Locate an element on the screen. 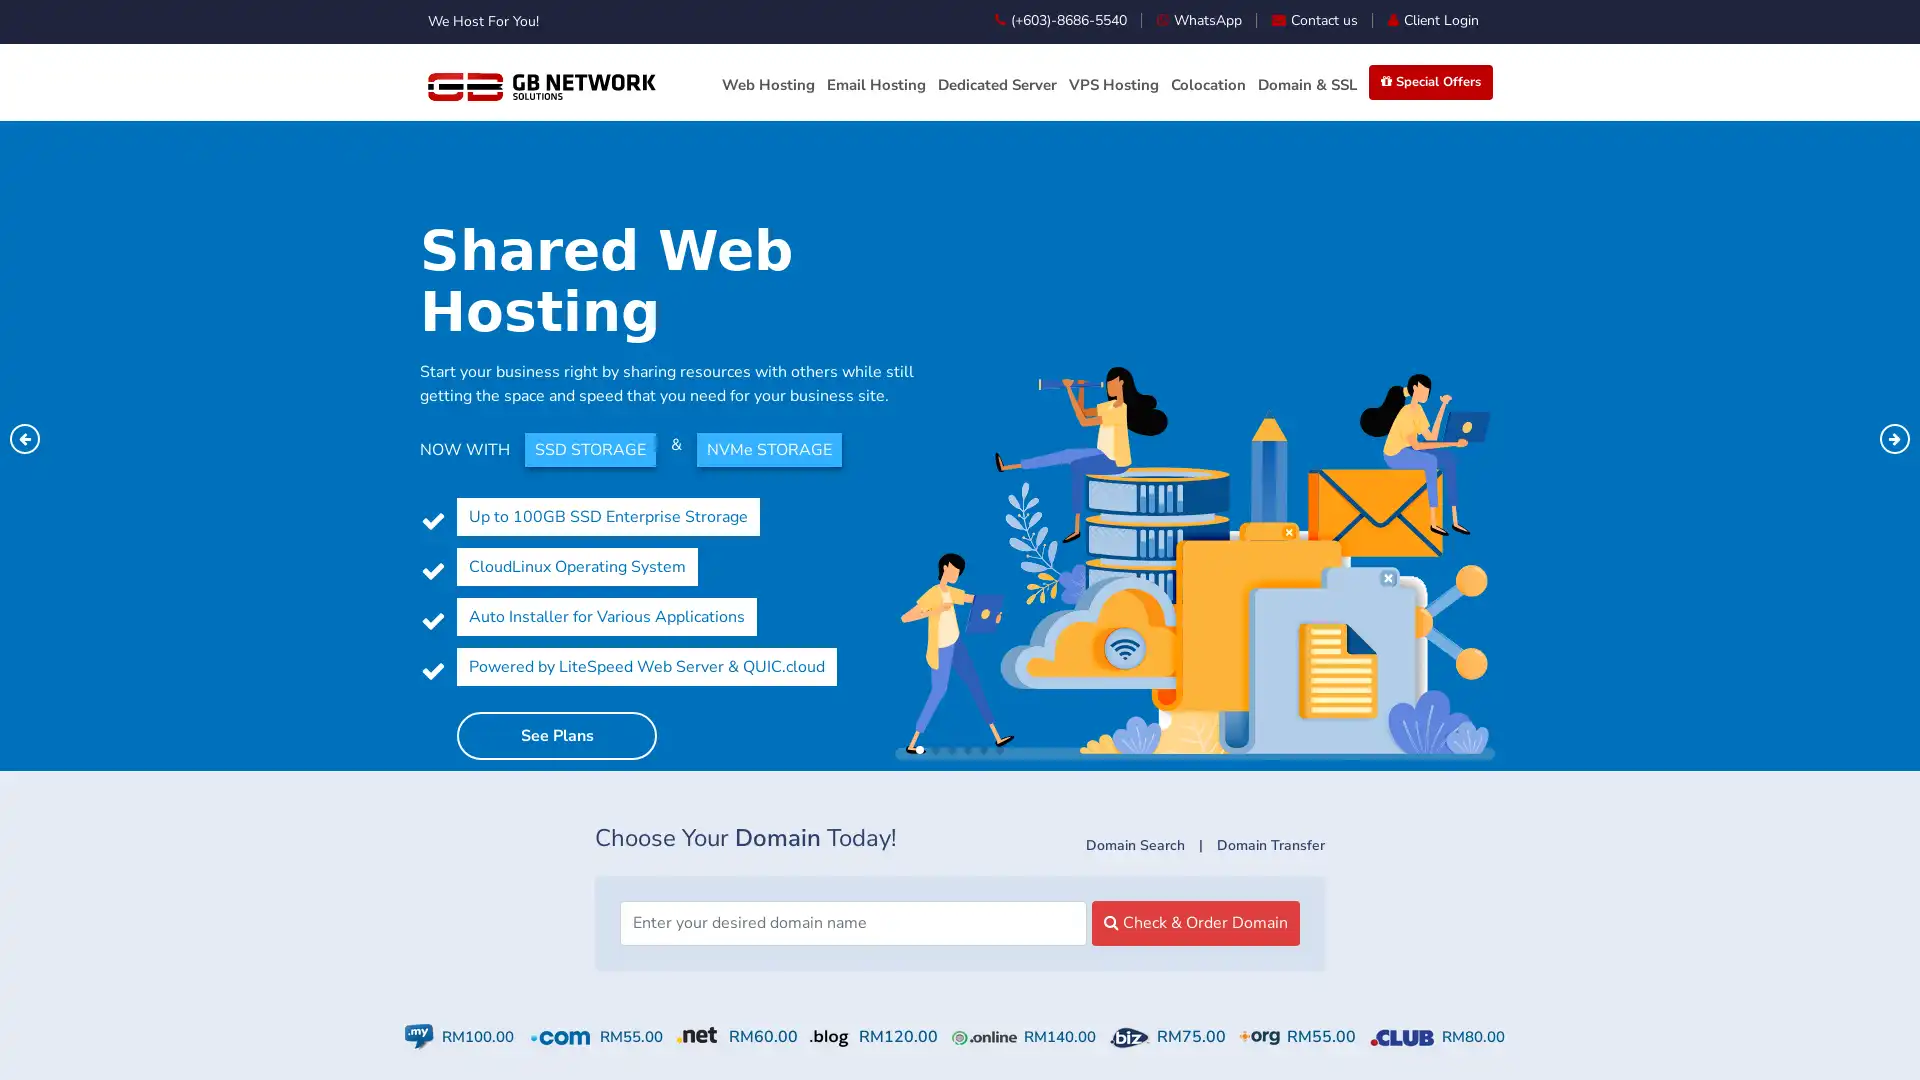 This screenshot has height=1080, width=1920. Previous slide is located at coordinates (24, 437).